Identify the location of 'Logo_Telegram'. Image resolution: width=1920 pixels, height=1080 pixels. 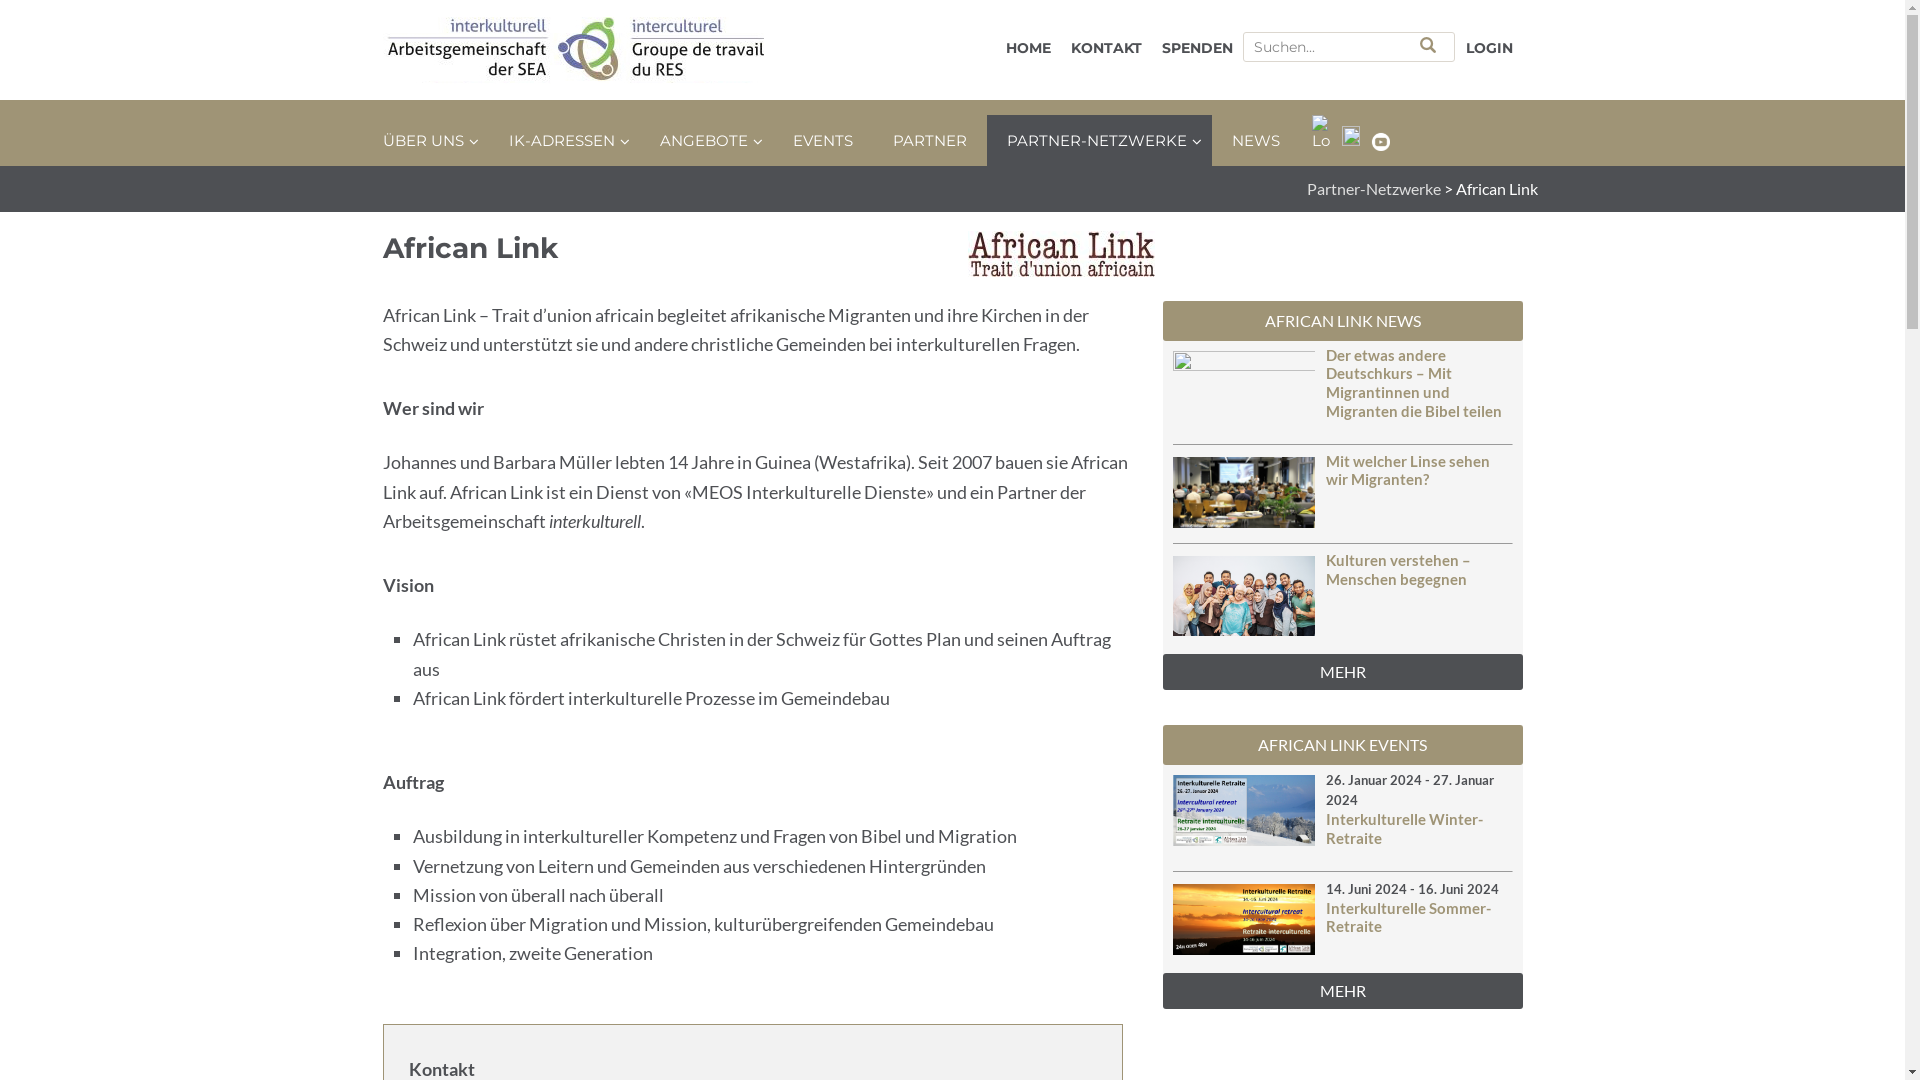
(1320, 132).